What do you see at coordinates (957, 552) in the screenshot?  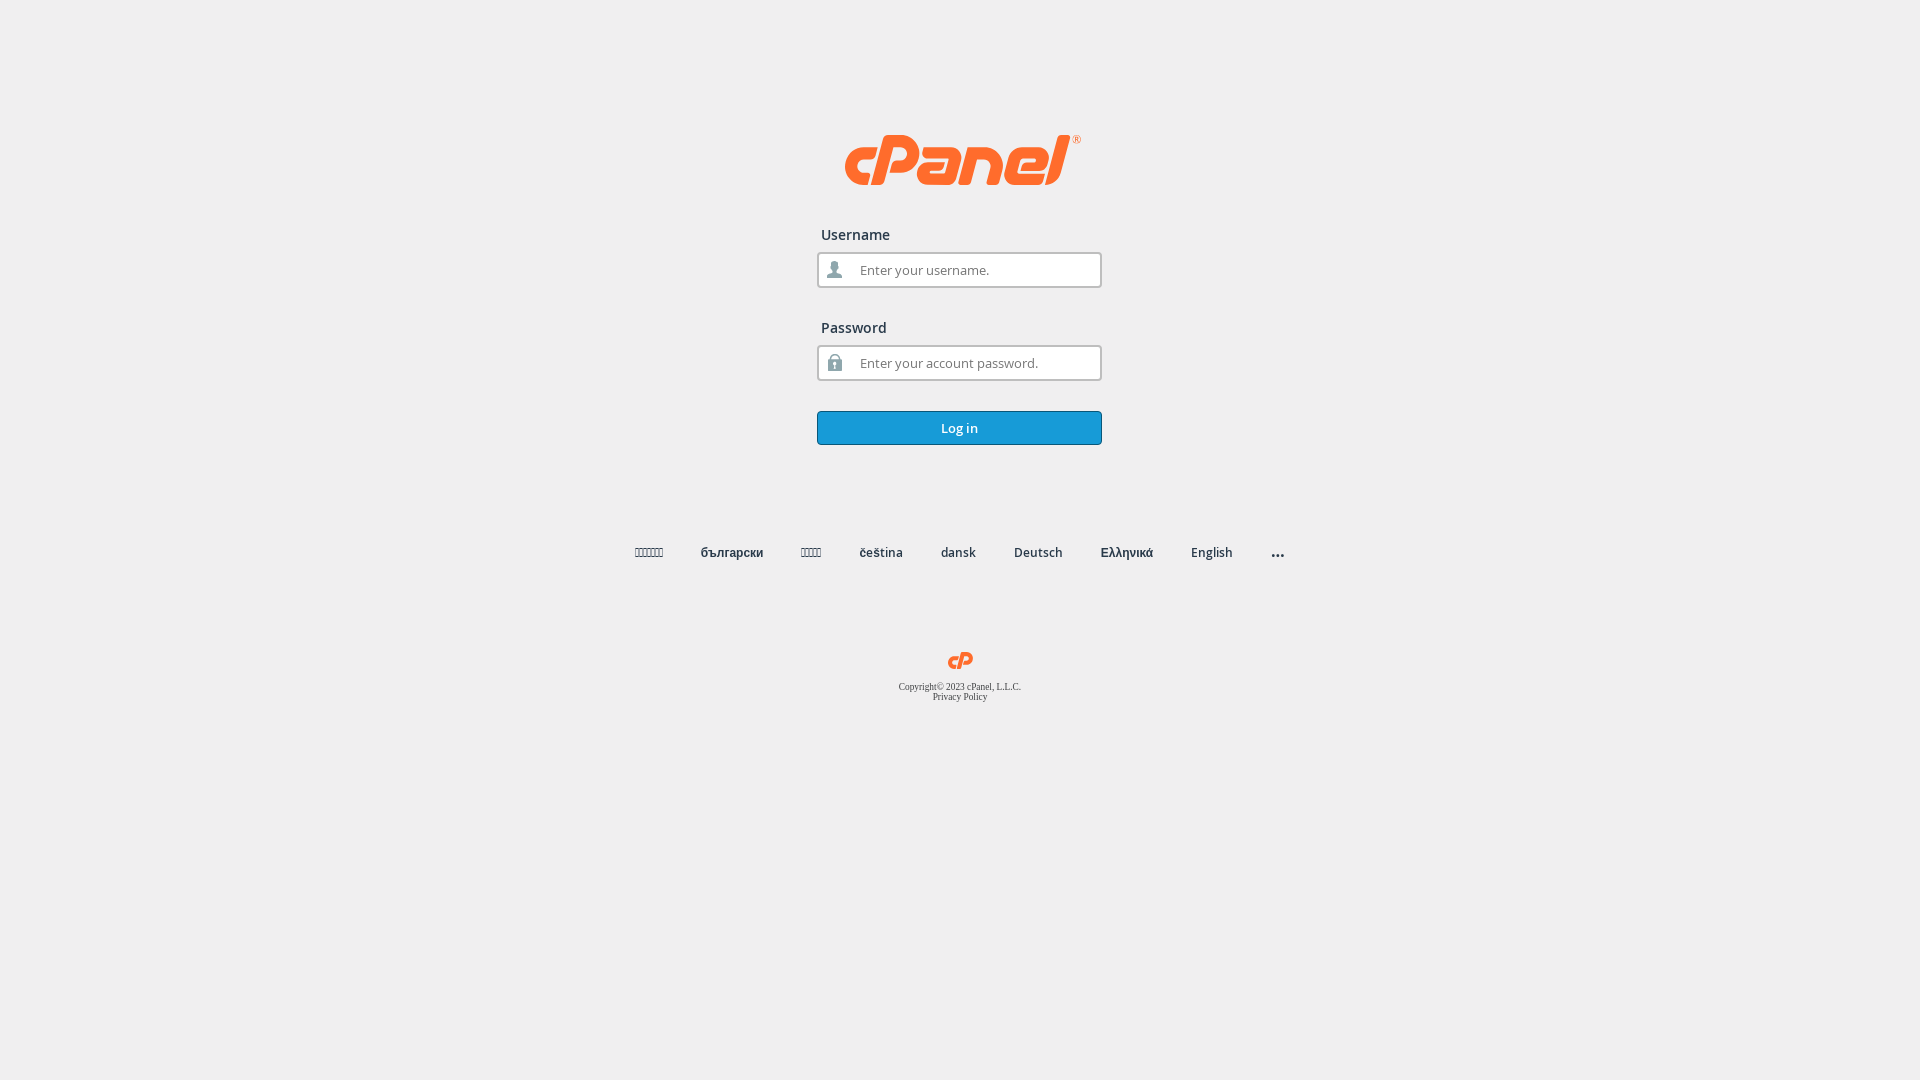 I see `'dansk'` at bounding box center [957, 552].